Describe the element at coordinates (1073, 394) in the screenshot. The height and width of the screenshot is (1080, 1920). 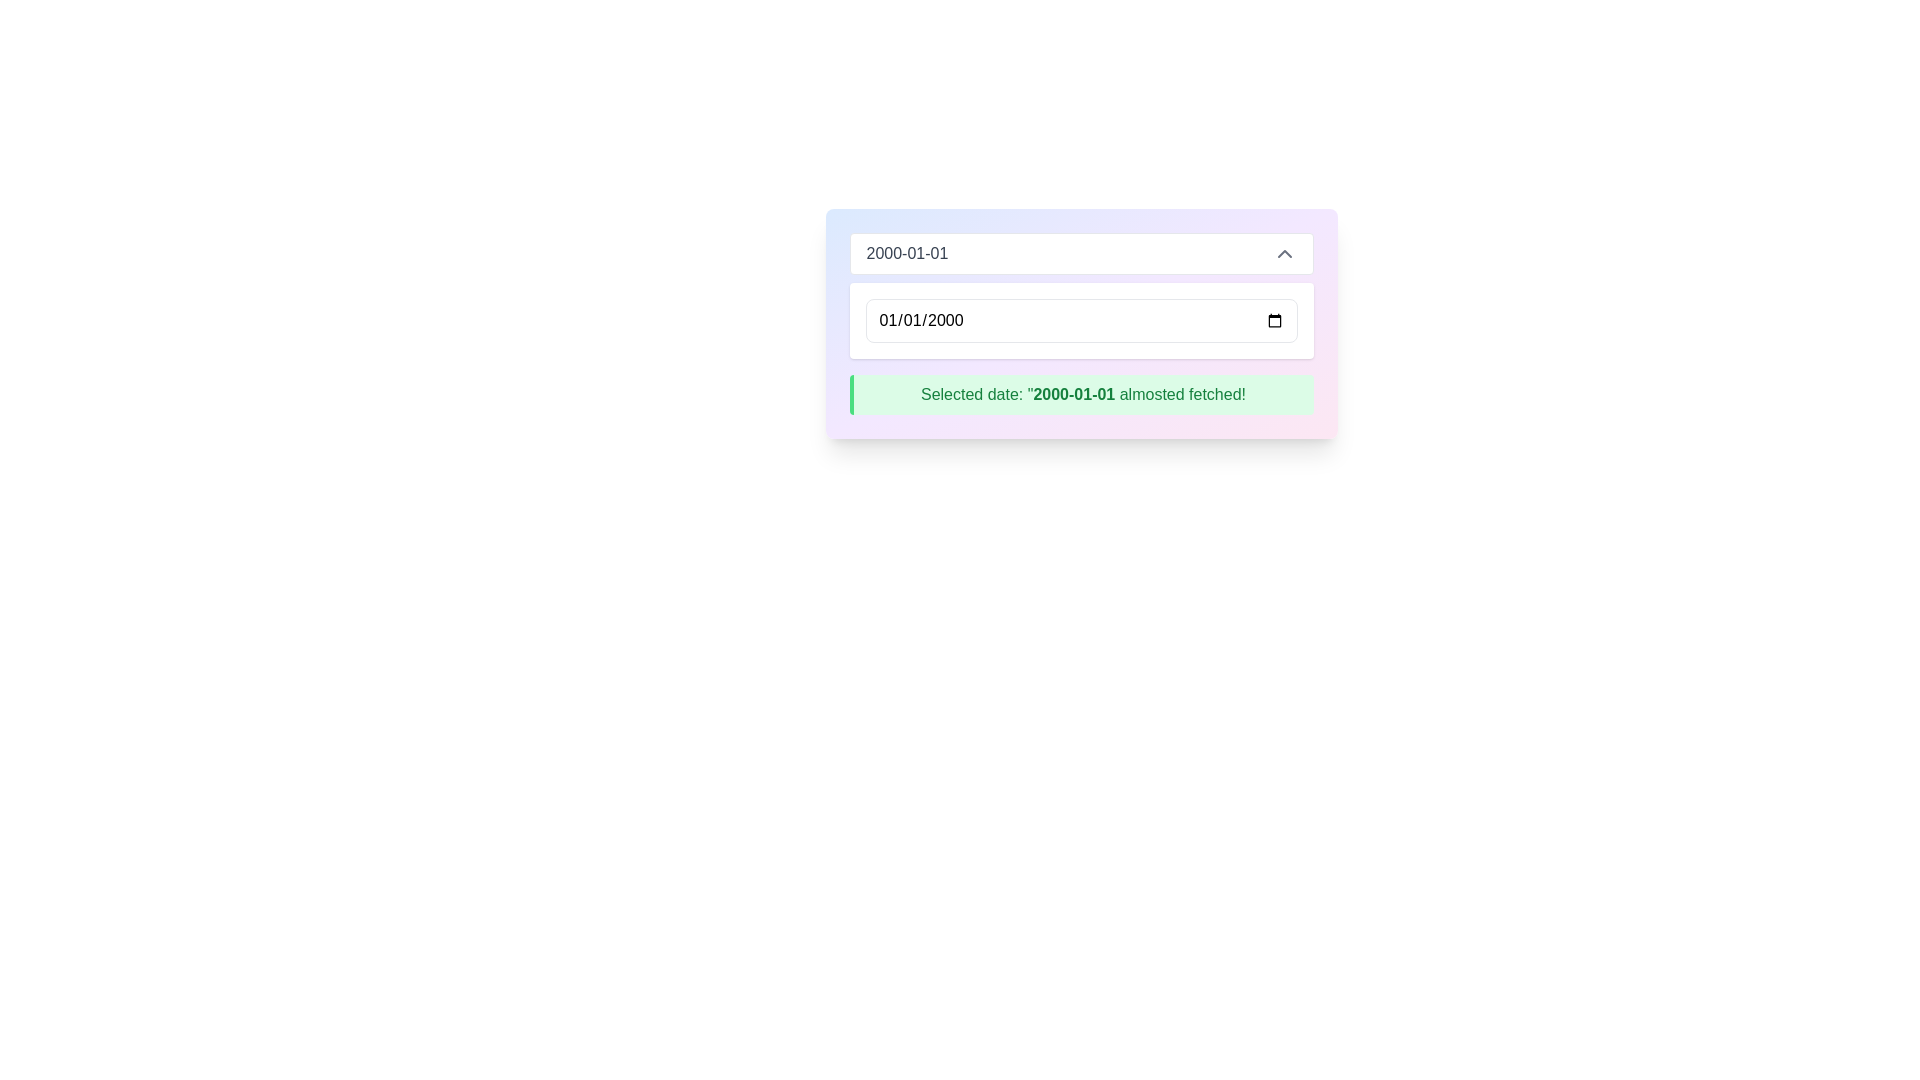
I see `the text label that displays the currently selected date, which is part of the text 'Selected date: "2000-01-01 almosted fetched!"'` at that location.